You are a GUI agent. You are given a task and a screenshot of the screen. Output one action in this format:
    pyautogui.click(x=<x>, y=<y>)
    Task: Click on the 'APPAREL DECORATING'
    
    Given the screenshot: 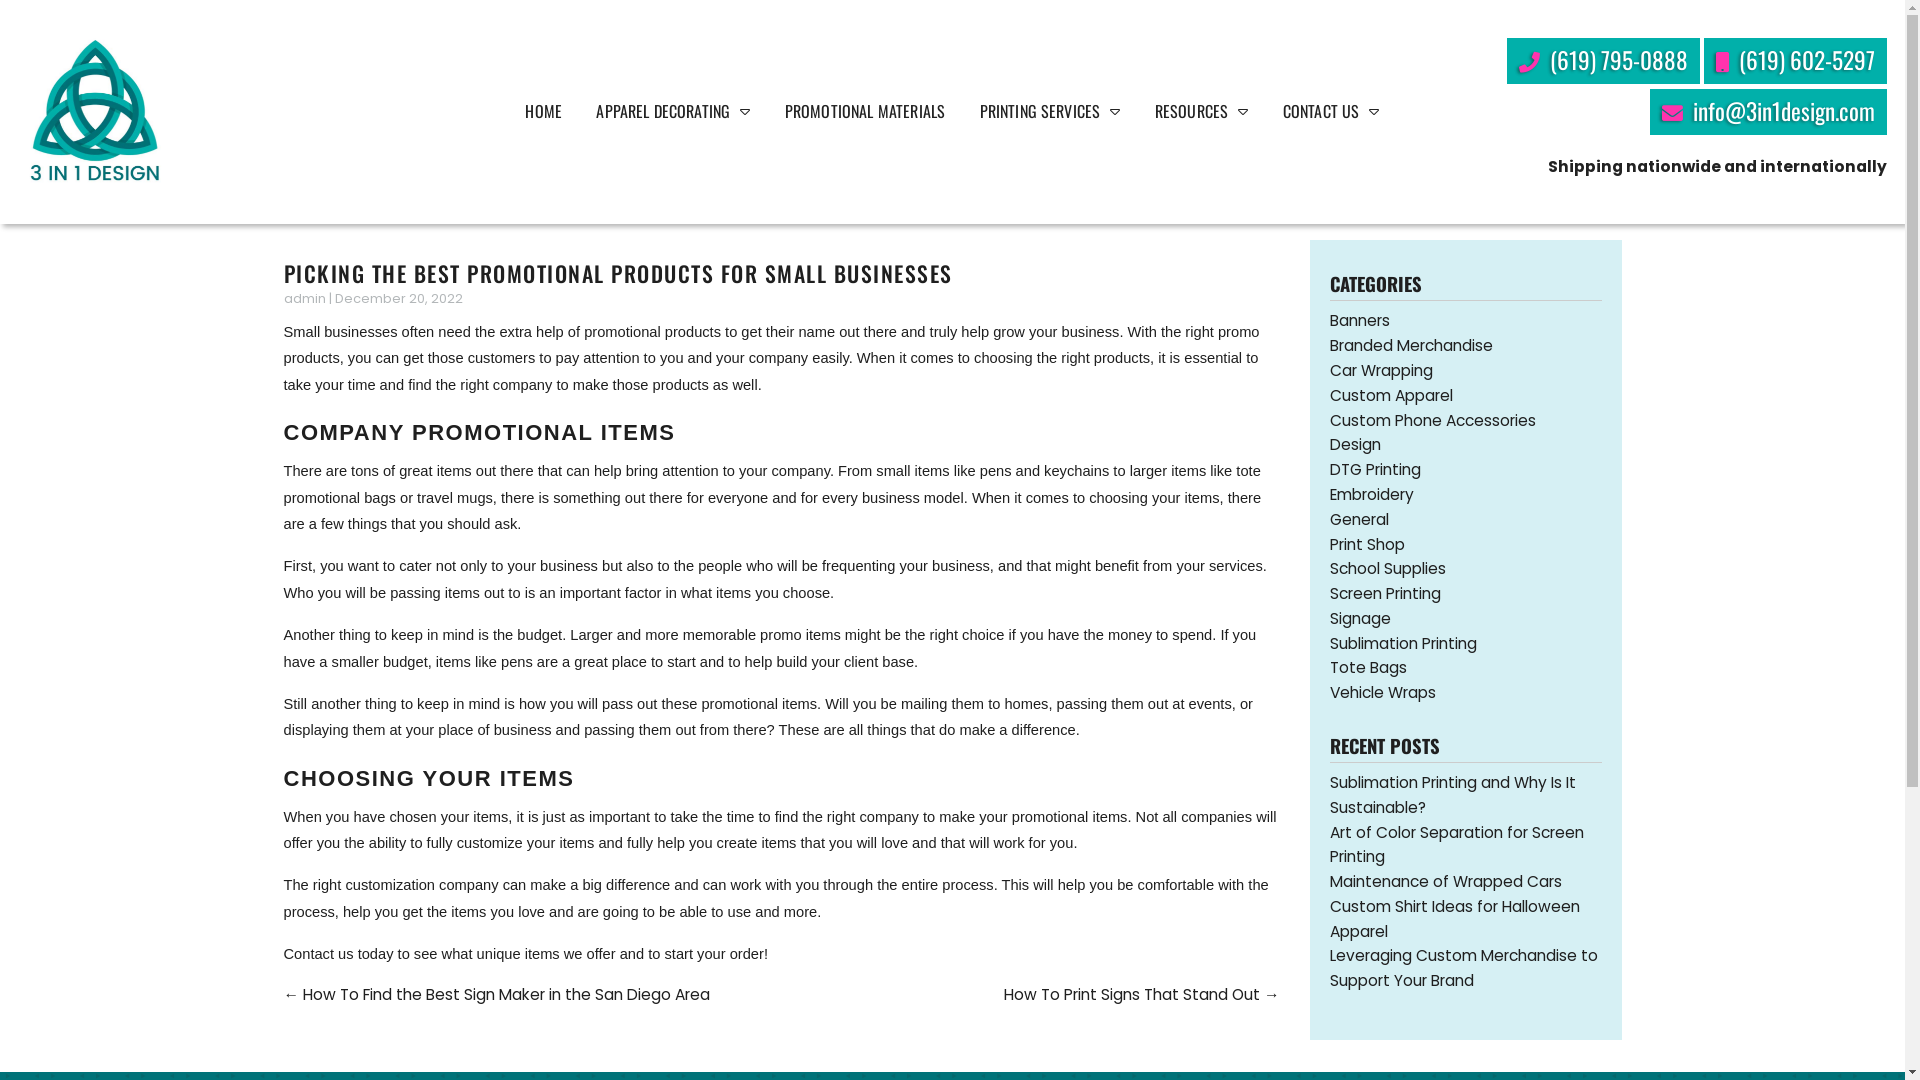 What is the action you would take?
    pyautogui.click(x=583, y=111)
    